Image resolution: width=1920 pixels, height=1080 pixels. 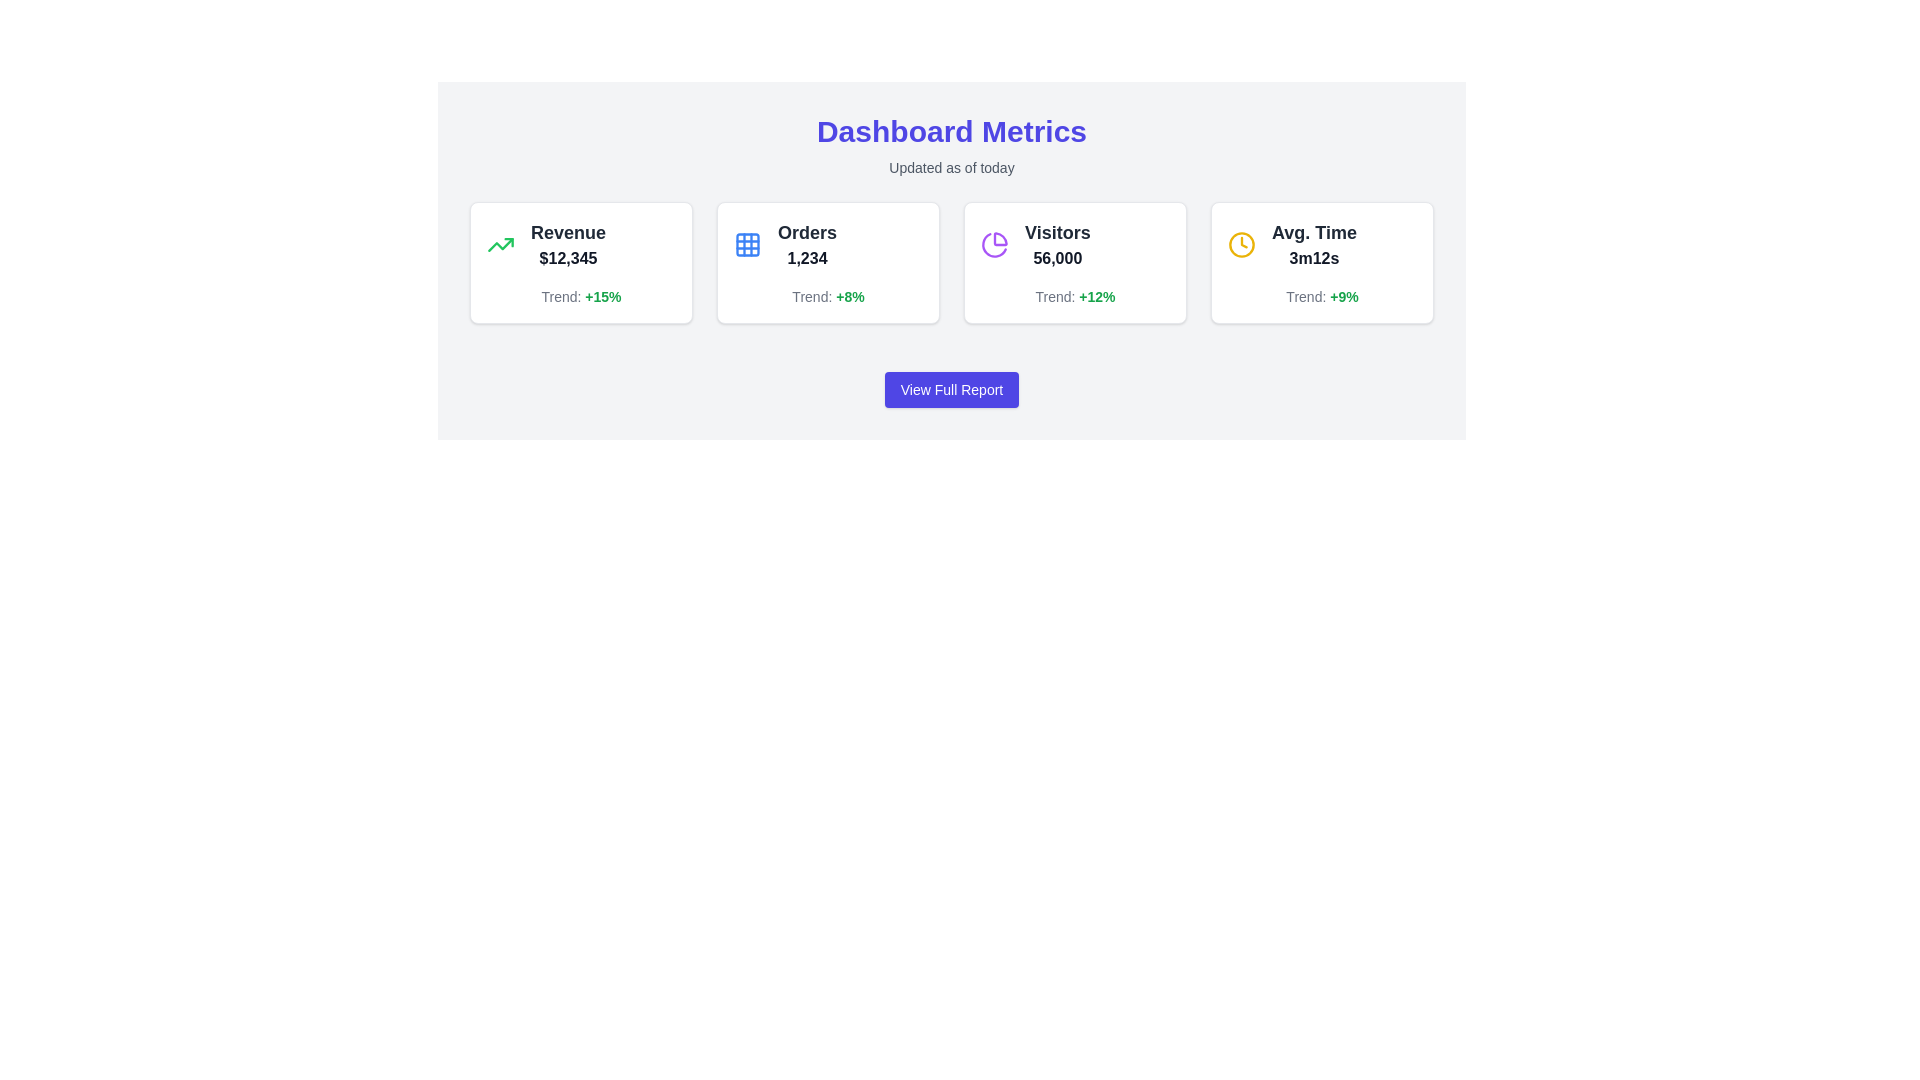 I want to click on prominent title or heading text that is centered at the top of the dashboard, which indicates the purpose of the data displayed below, so click(x=950, y=131).